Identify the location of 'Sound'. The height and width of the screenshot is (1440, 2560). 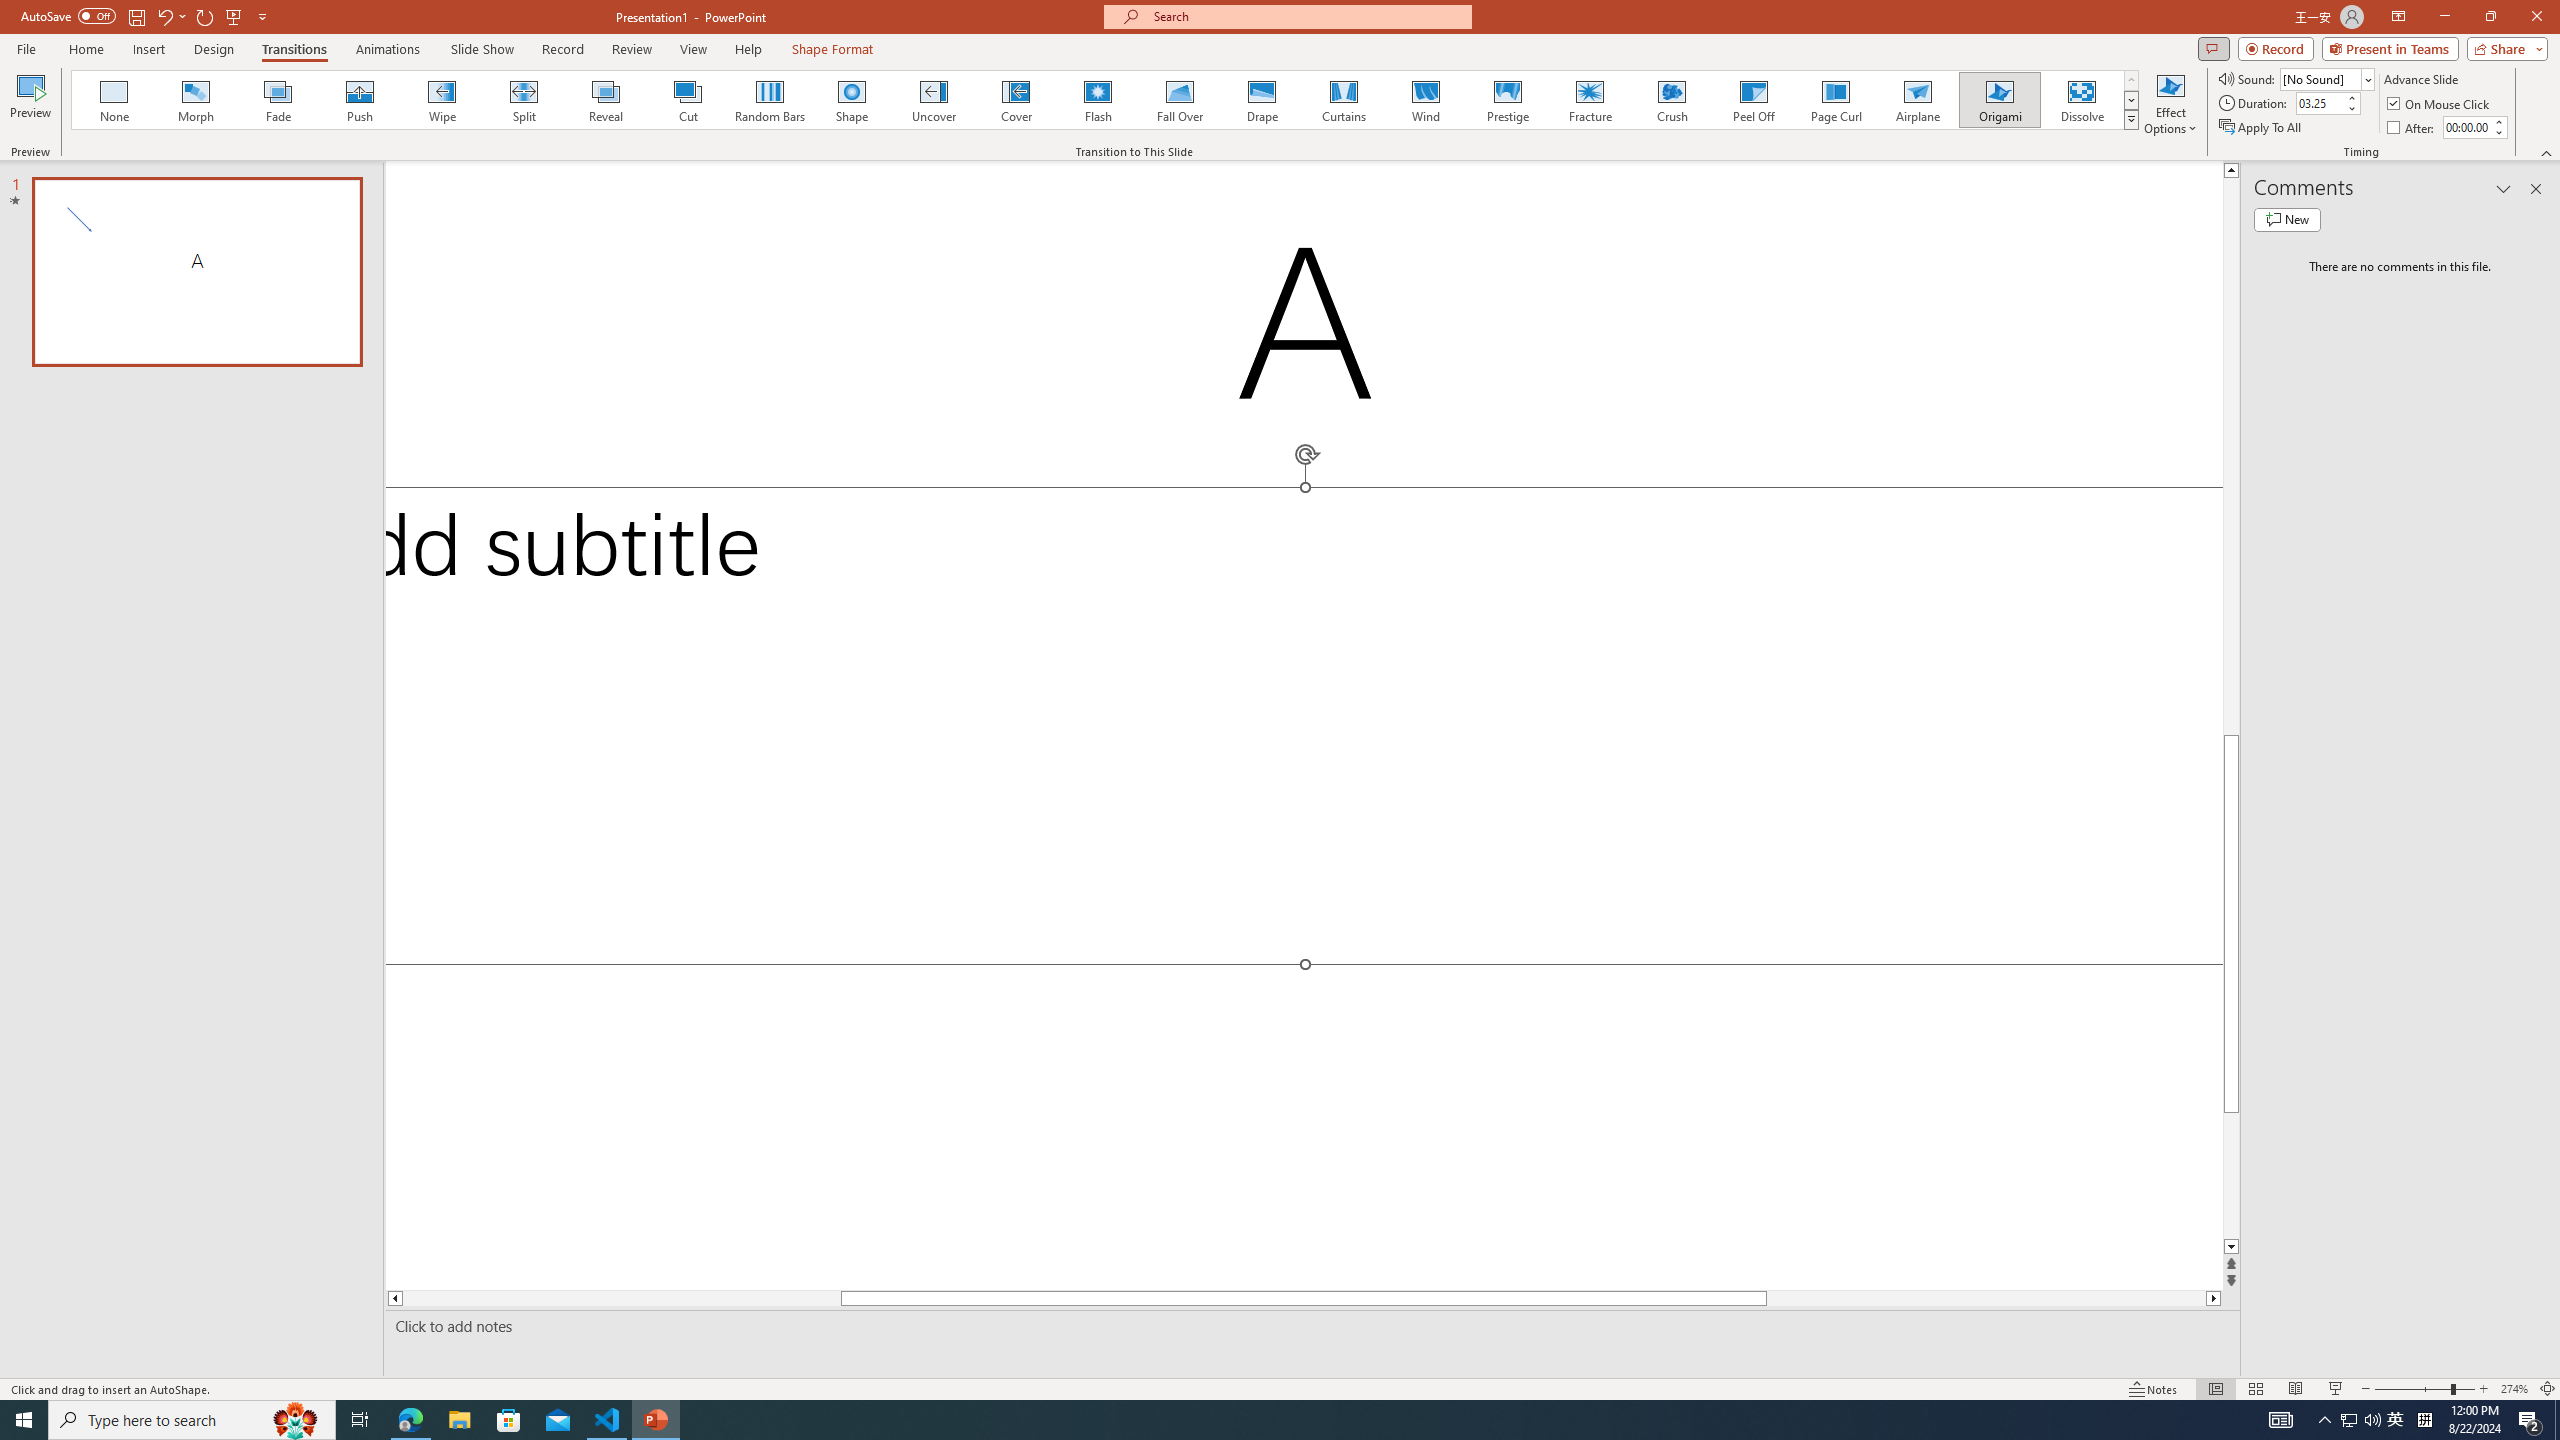
(2327, 78).